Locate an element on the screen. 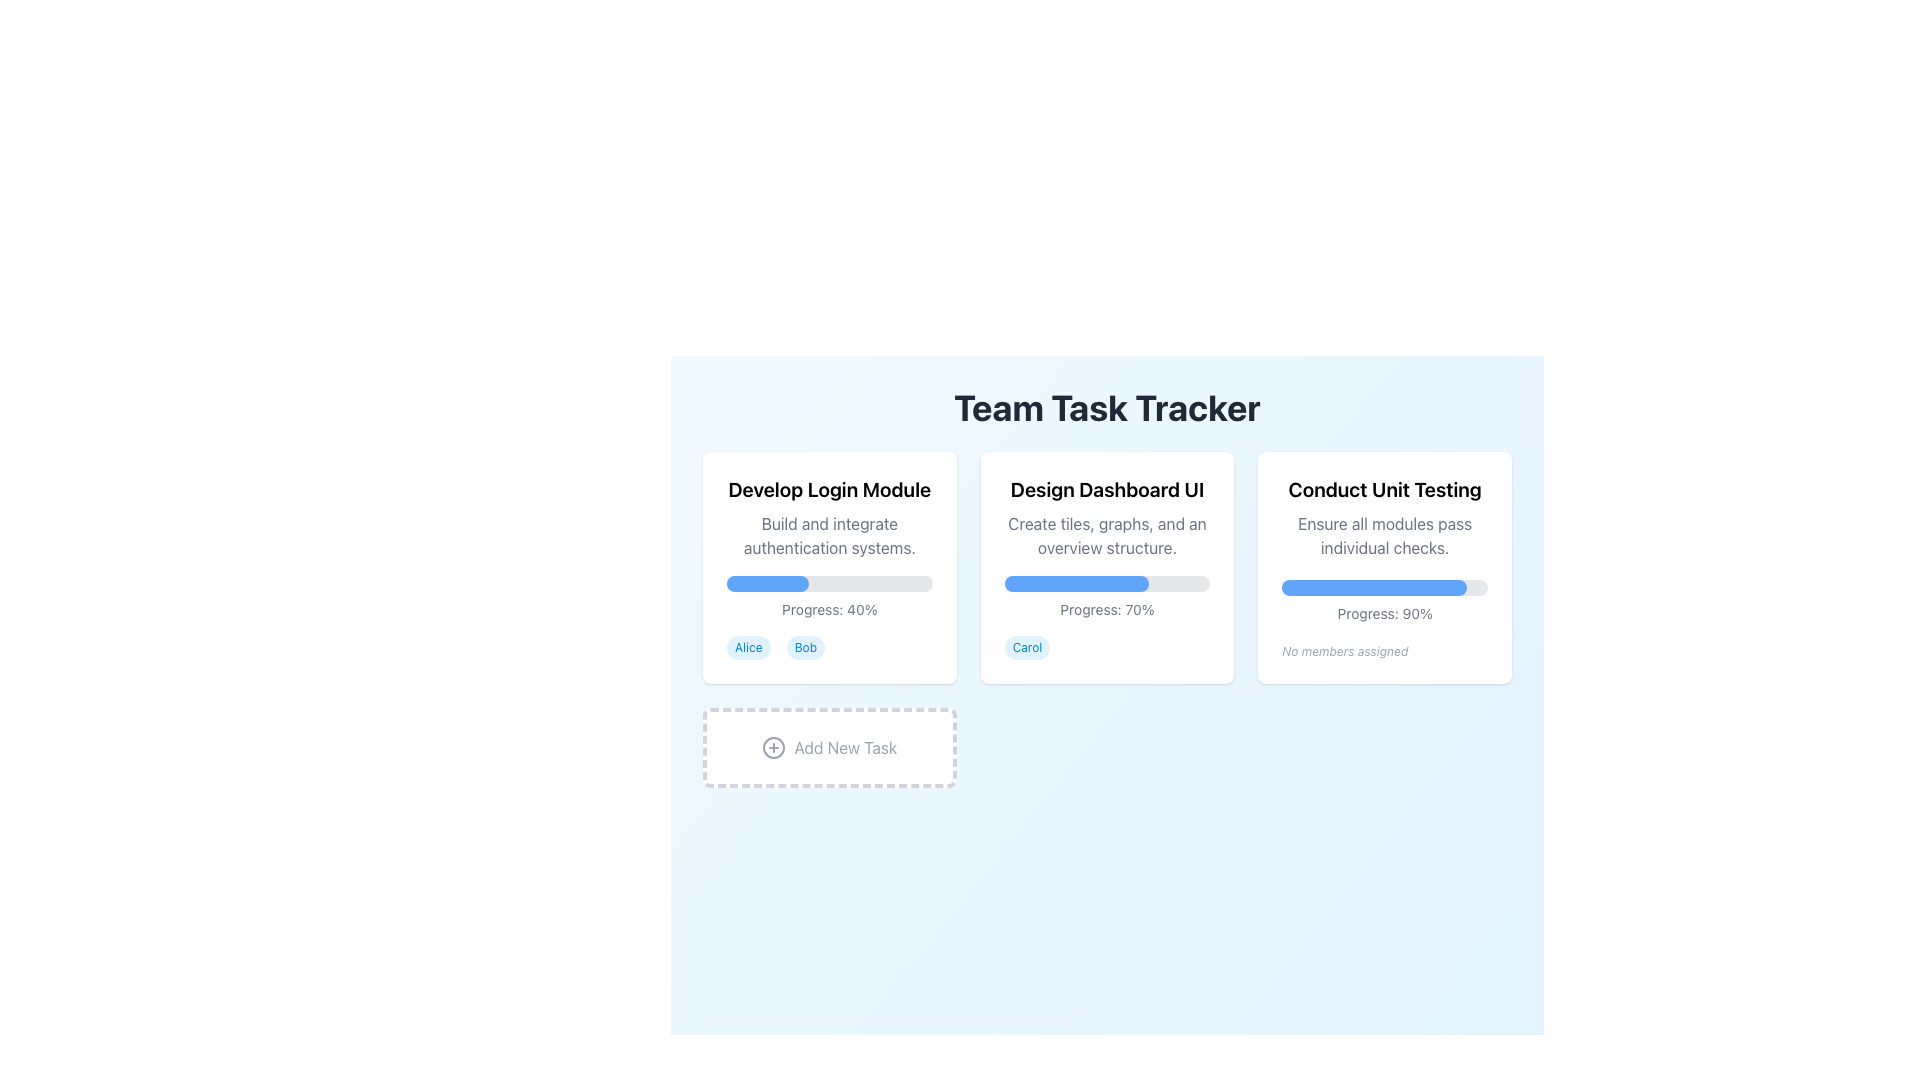  the informational text label indicating that no members have been assigned to the task 'Conduct Unit Testing', located below the progress bar in the card is located at coordinates (1345, 651).